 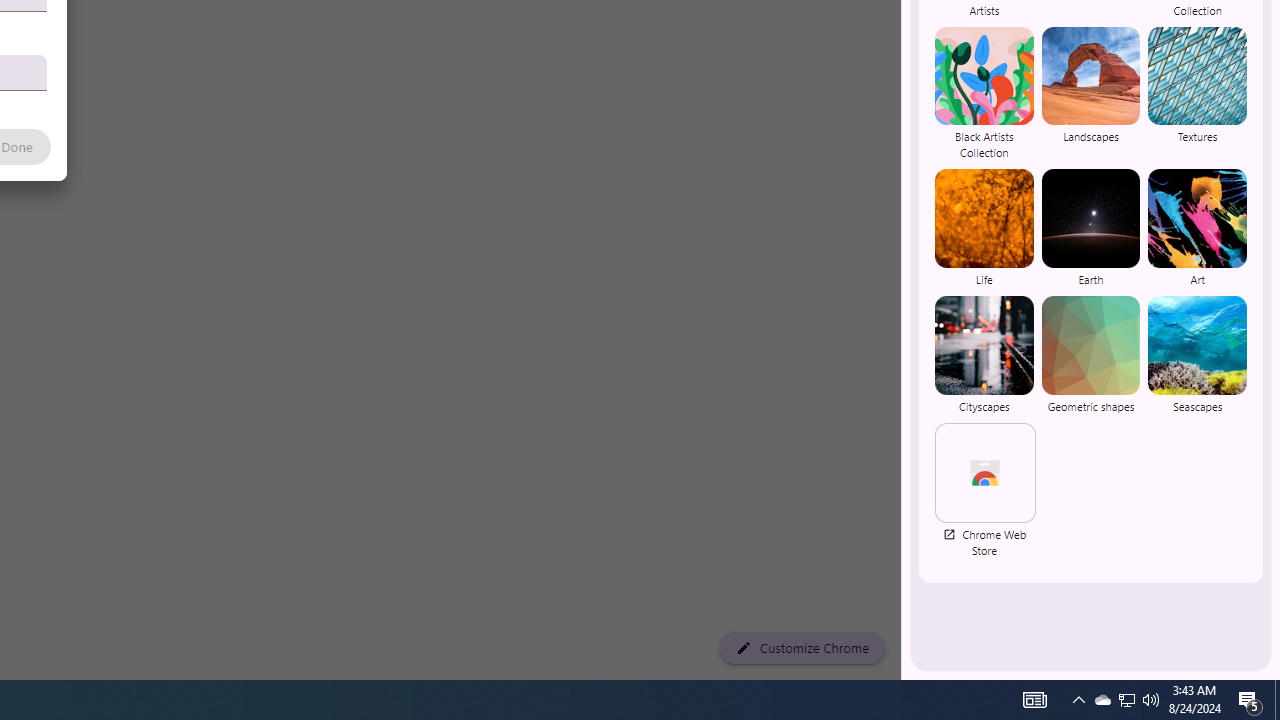 I want to click on 'Textures', so click(x=1197, y=93).